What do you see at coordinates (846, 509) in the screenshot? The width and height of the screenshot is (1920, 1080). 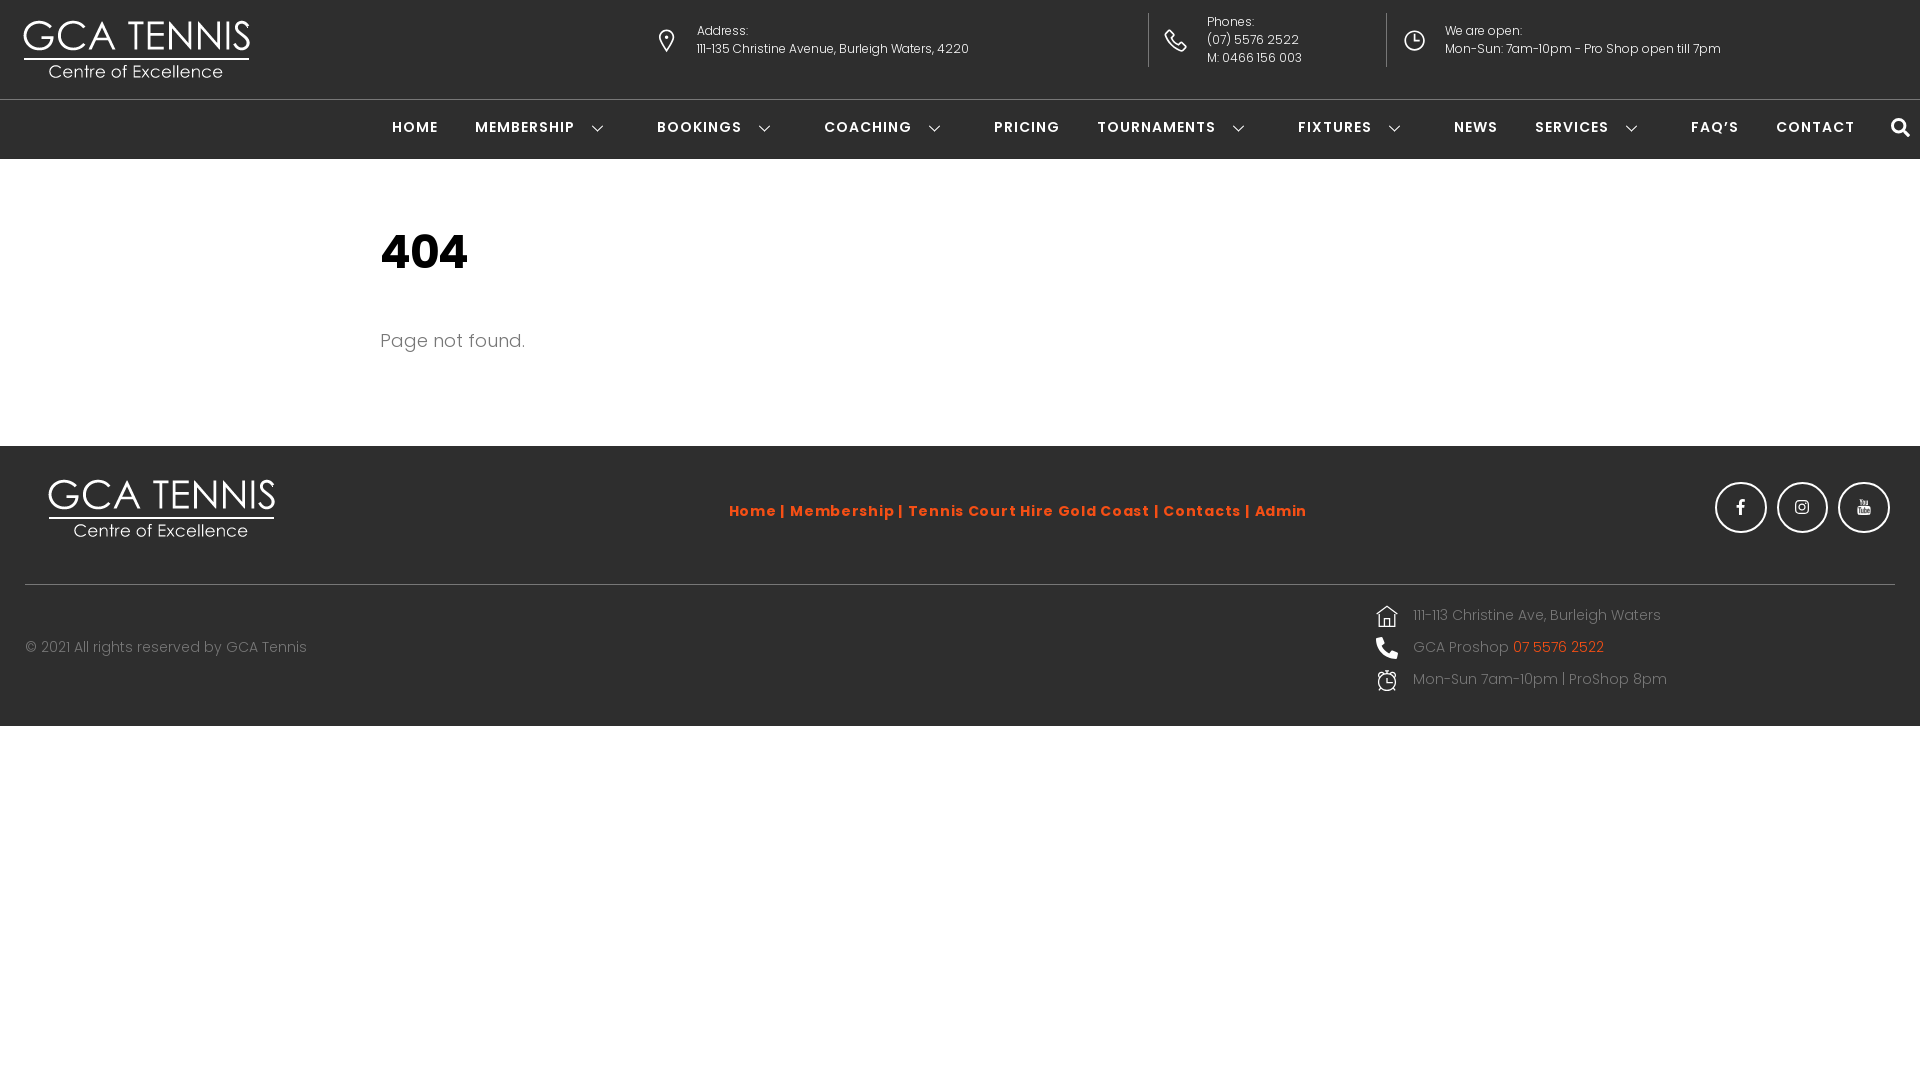 I see `'Membership |'` at bounding box center [846, 509].